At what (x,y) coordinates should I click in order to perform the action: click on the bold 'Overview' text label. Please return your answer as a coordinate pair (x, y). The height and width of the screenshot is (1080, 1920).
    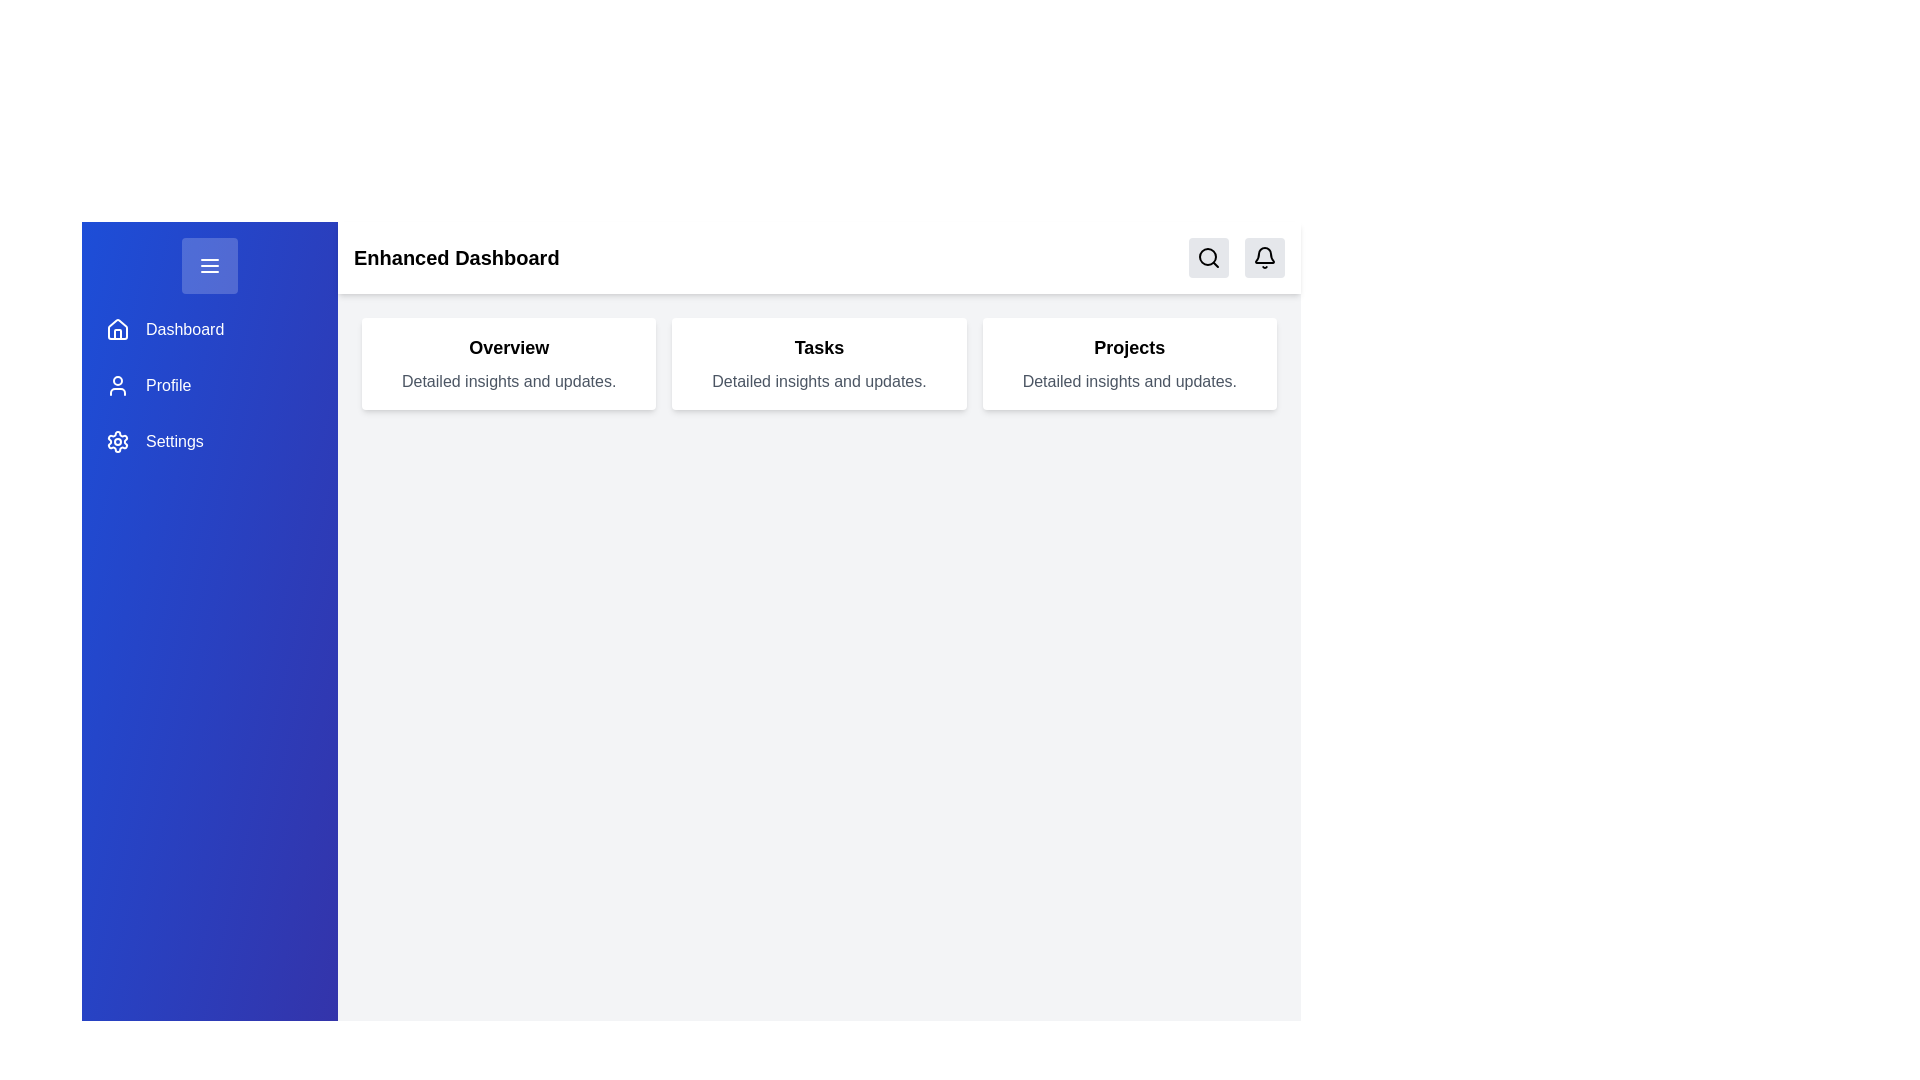
    Looking at the image, I should click on (509, 346).